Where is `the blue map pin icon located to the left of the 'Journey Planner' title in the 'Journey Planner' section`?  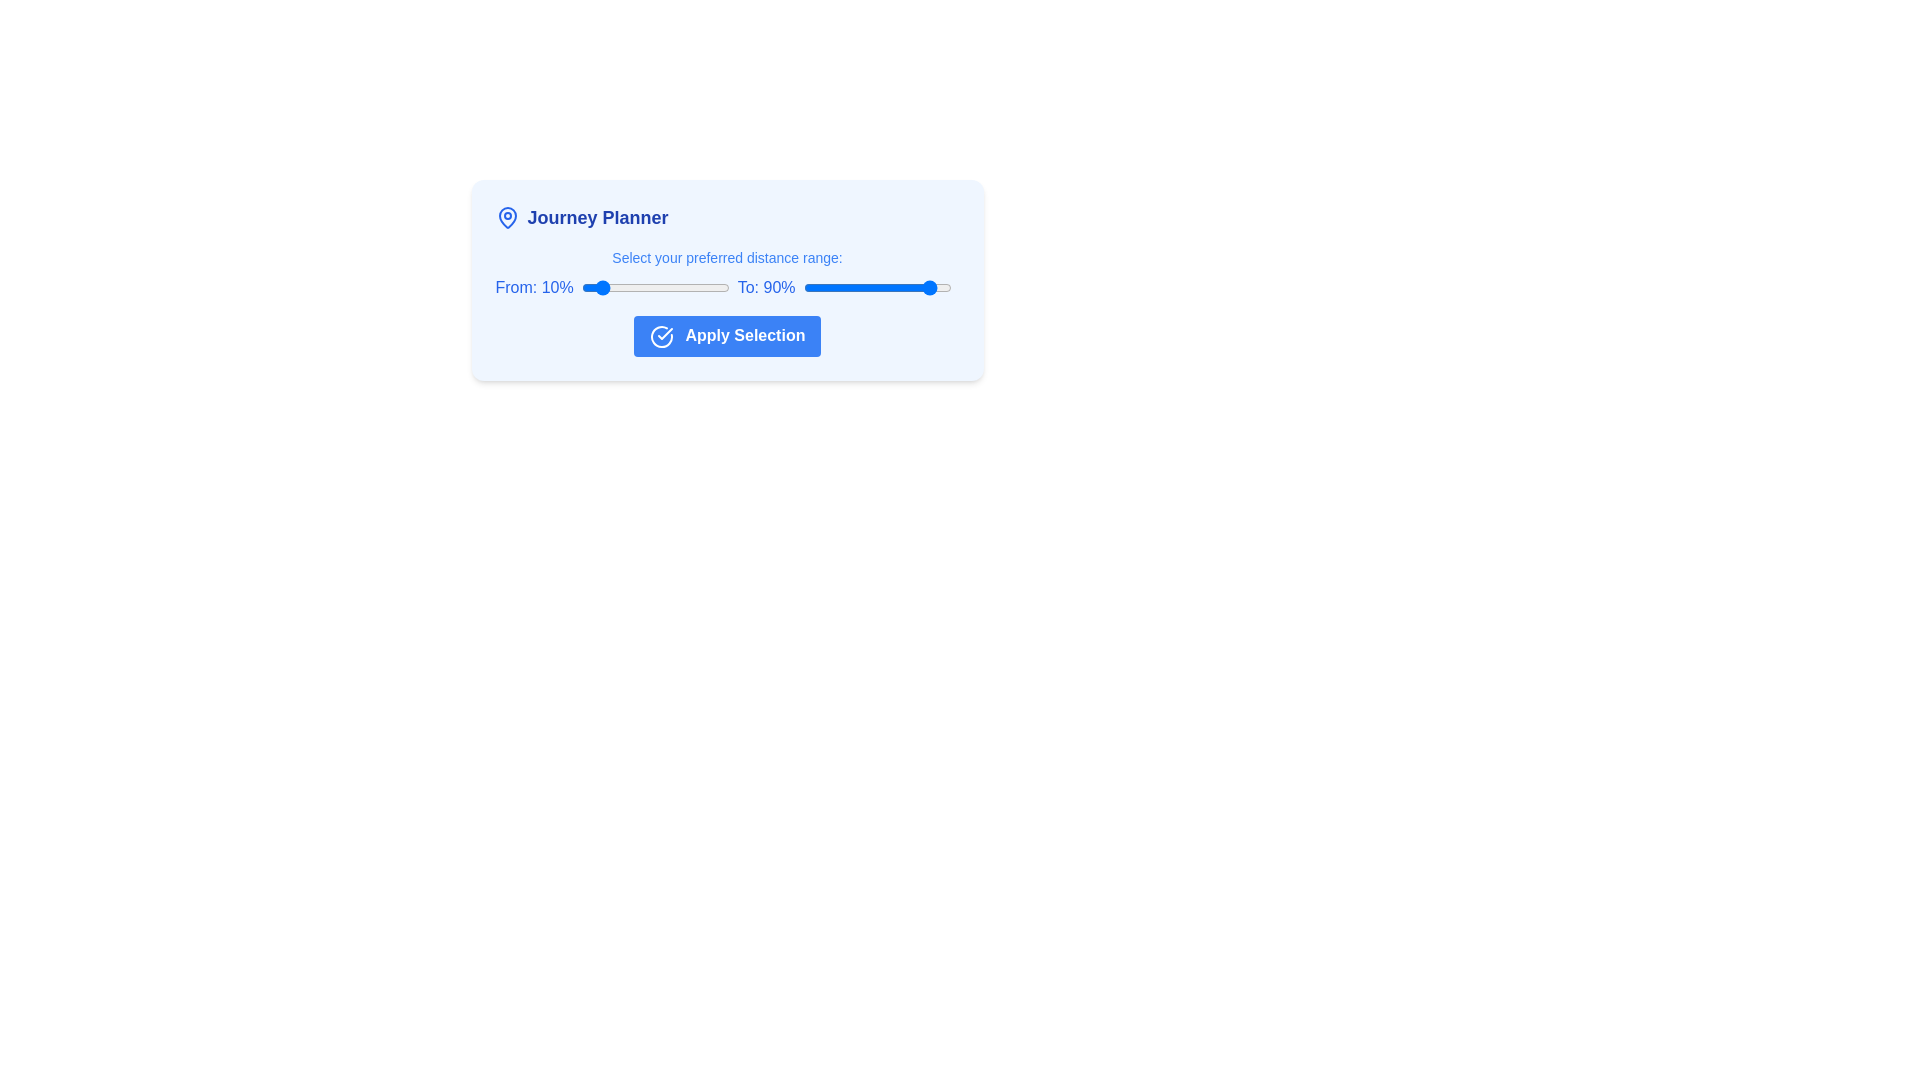 the blue map pin icon located to the left of the 'Journey Planner' title in the 'Journey Planner' section is located at coordinates (507, 218).